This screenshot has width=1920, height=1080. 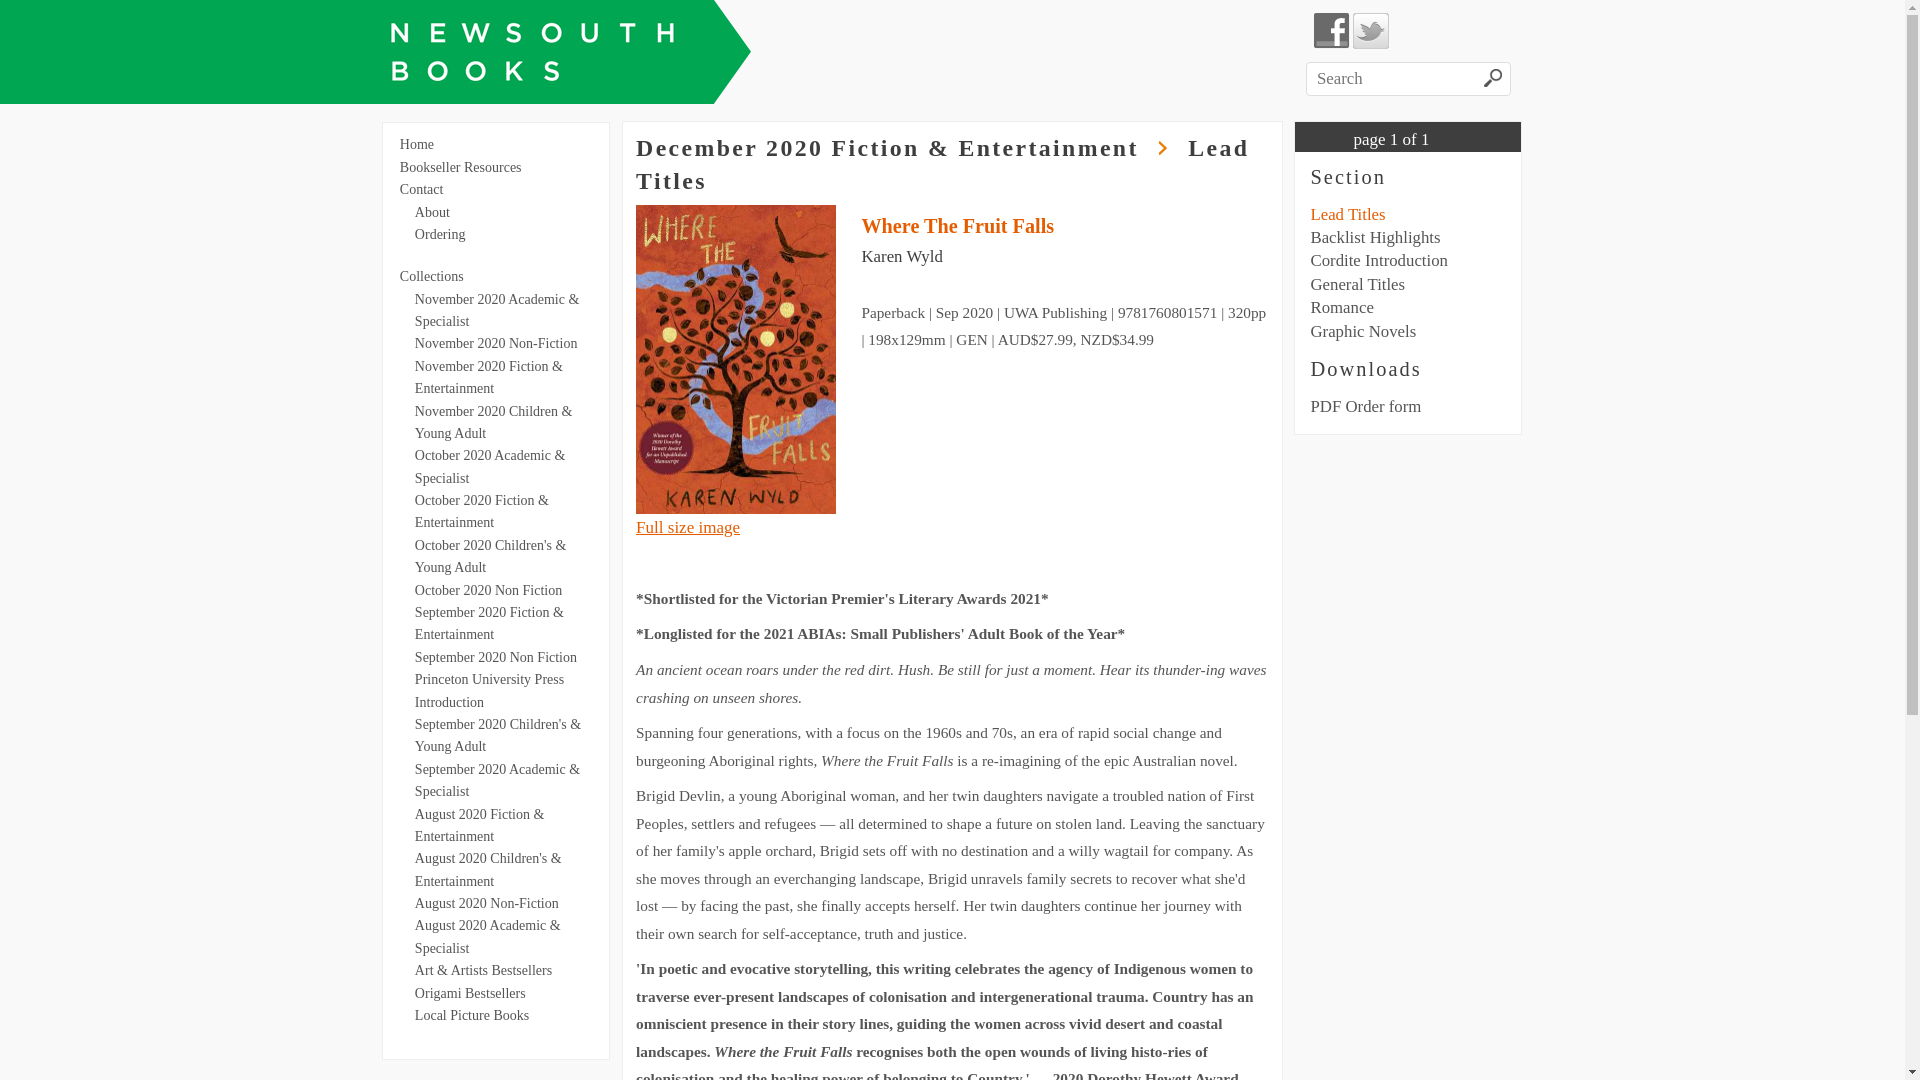 What do you see at coordinates (1310, 284) in the screenshot?
I see `'General Titles'` at bounding box center [1310, 284].